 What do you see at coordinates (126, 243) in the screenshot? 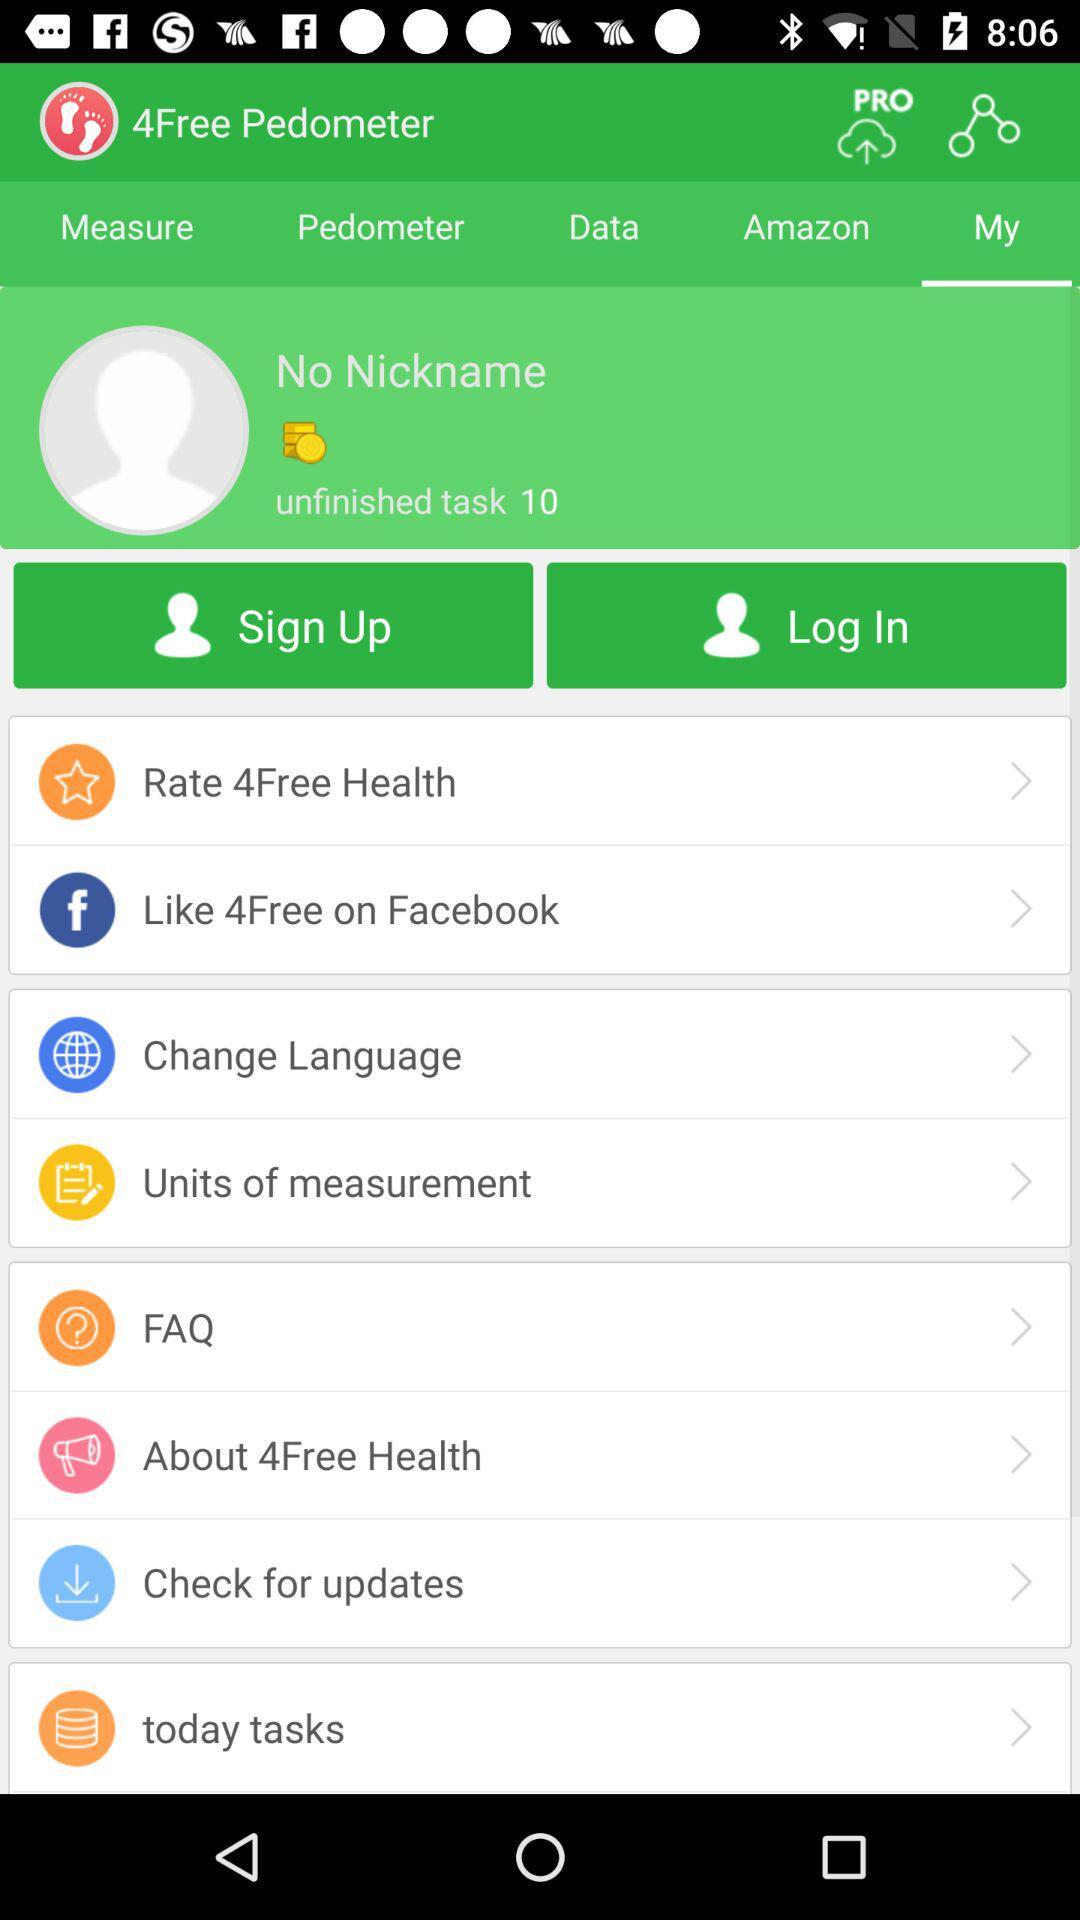
I see `measure item` at bounding box center [126, 243].